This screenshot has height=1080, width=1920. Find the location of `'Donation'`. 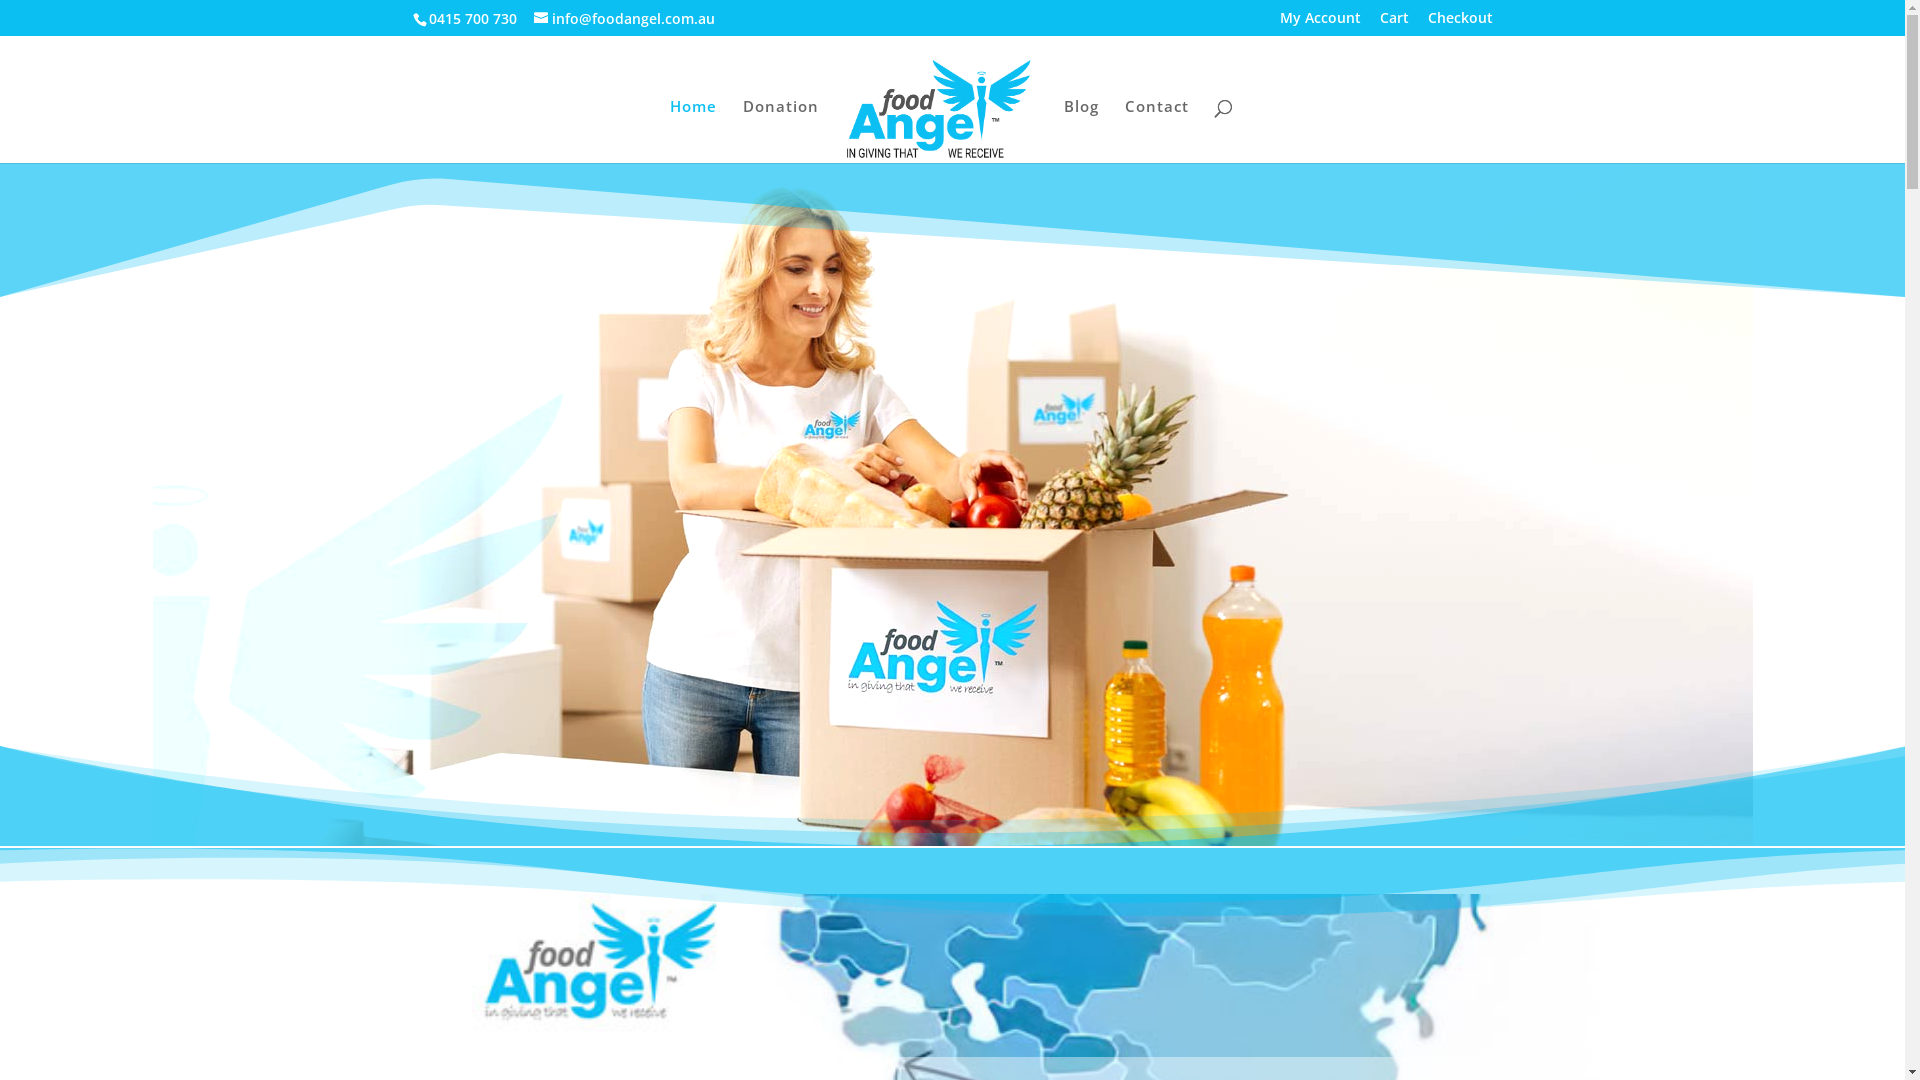

'Donation' is located at coordinates (780, 131).